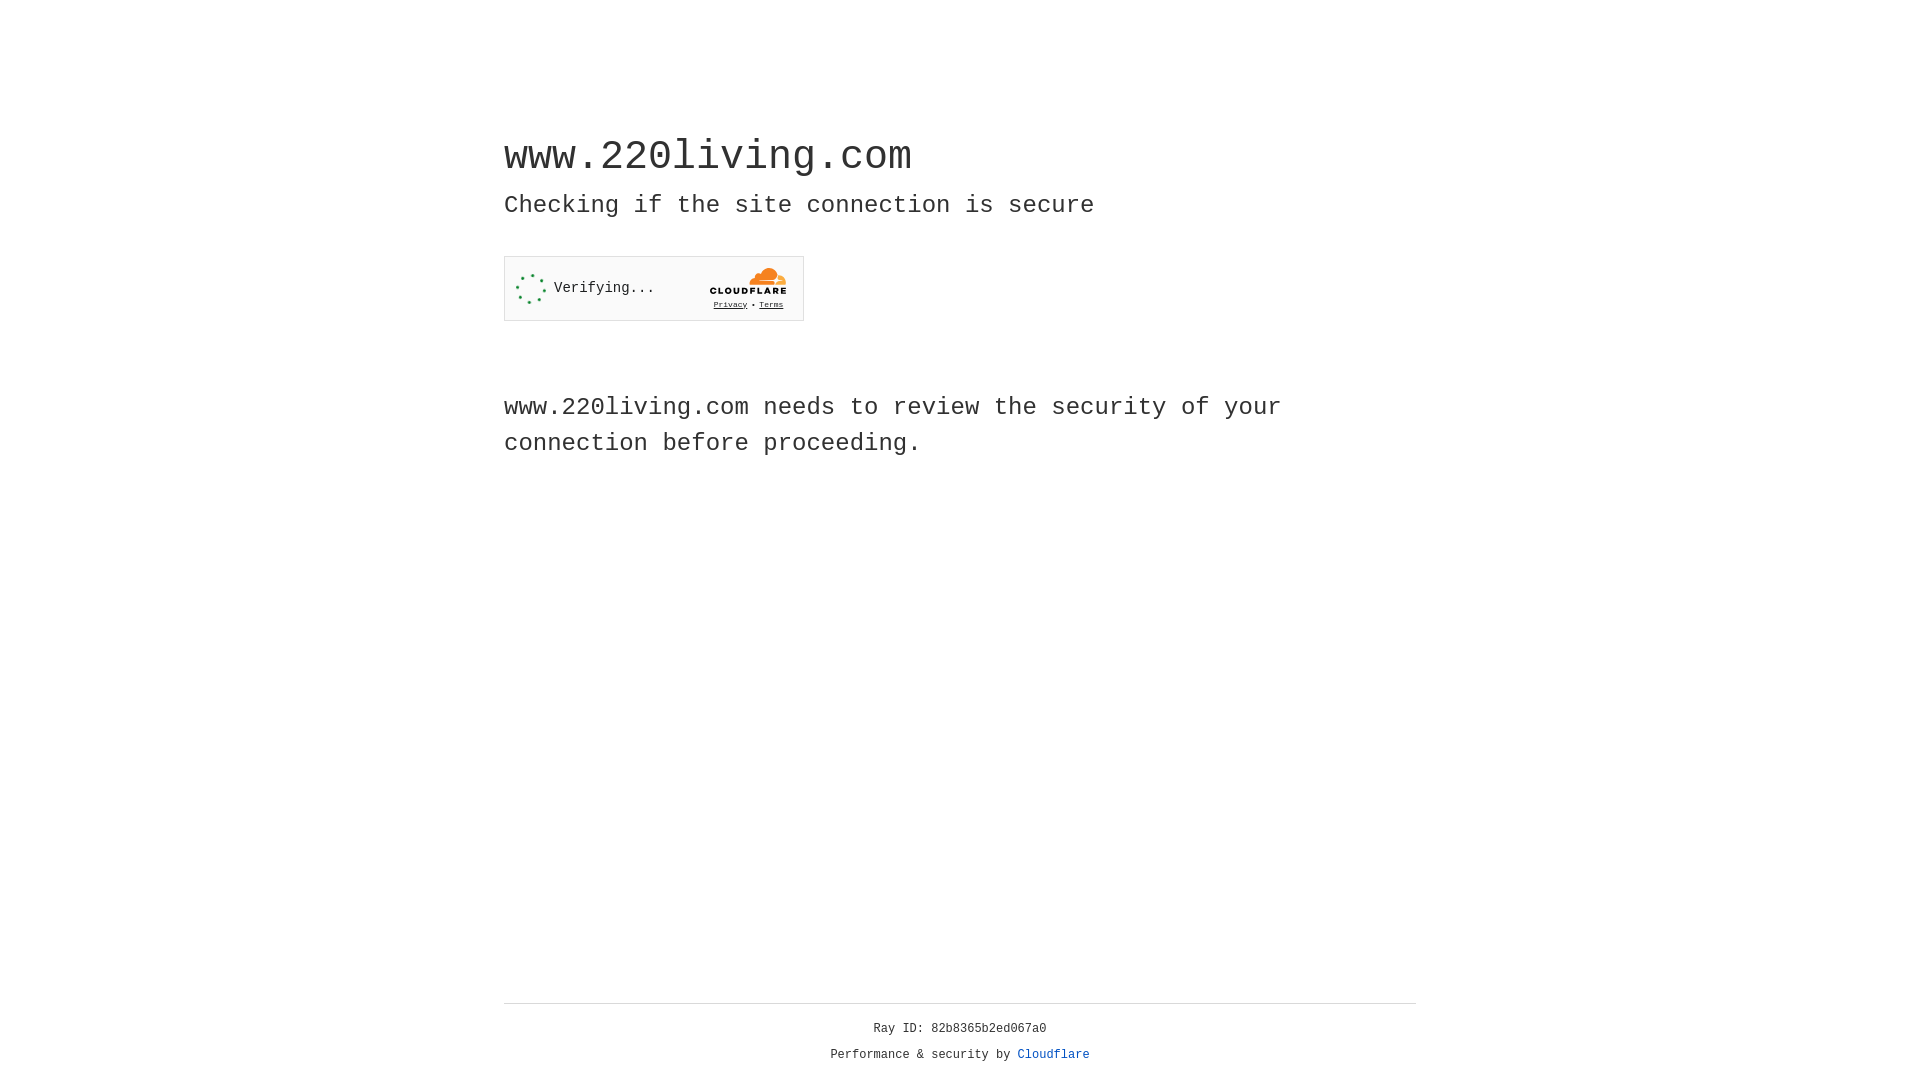  Describe the element at coordinates (1053, 1054) in the screenshot. I see `'Cloudflare'` at that location.